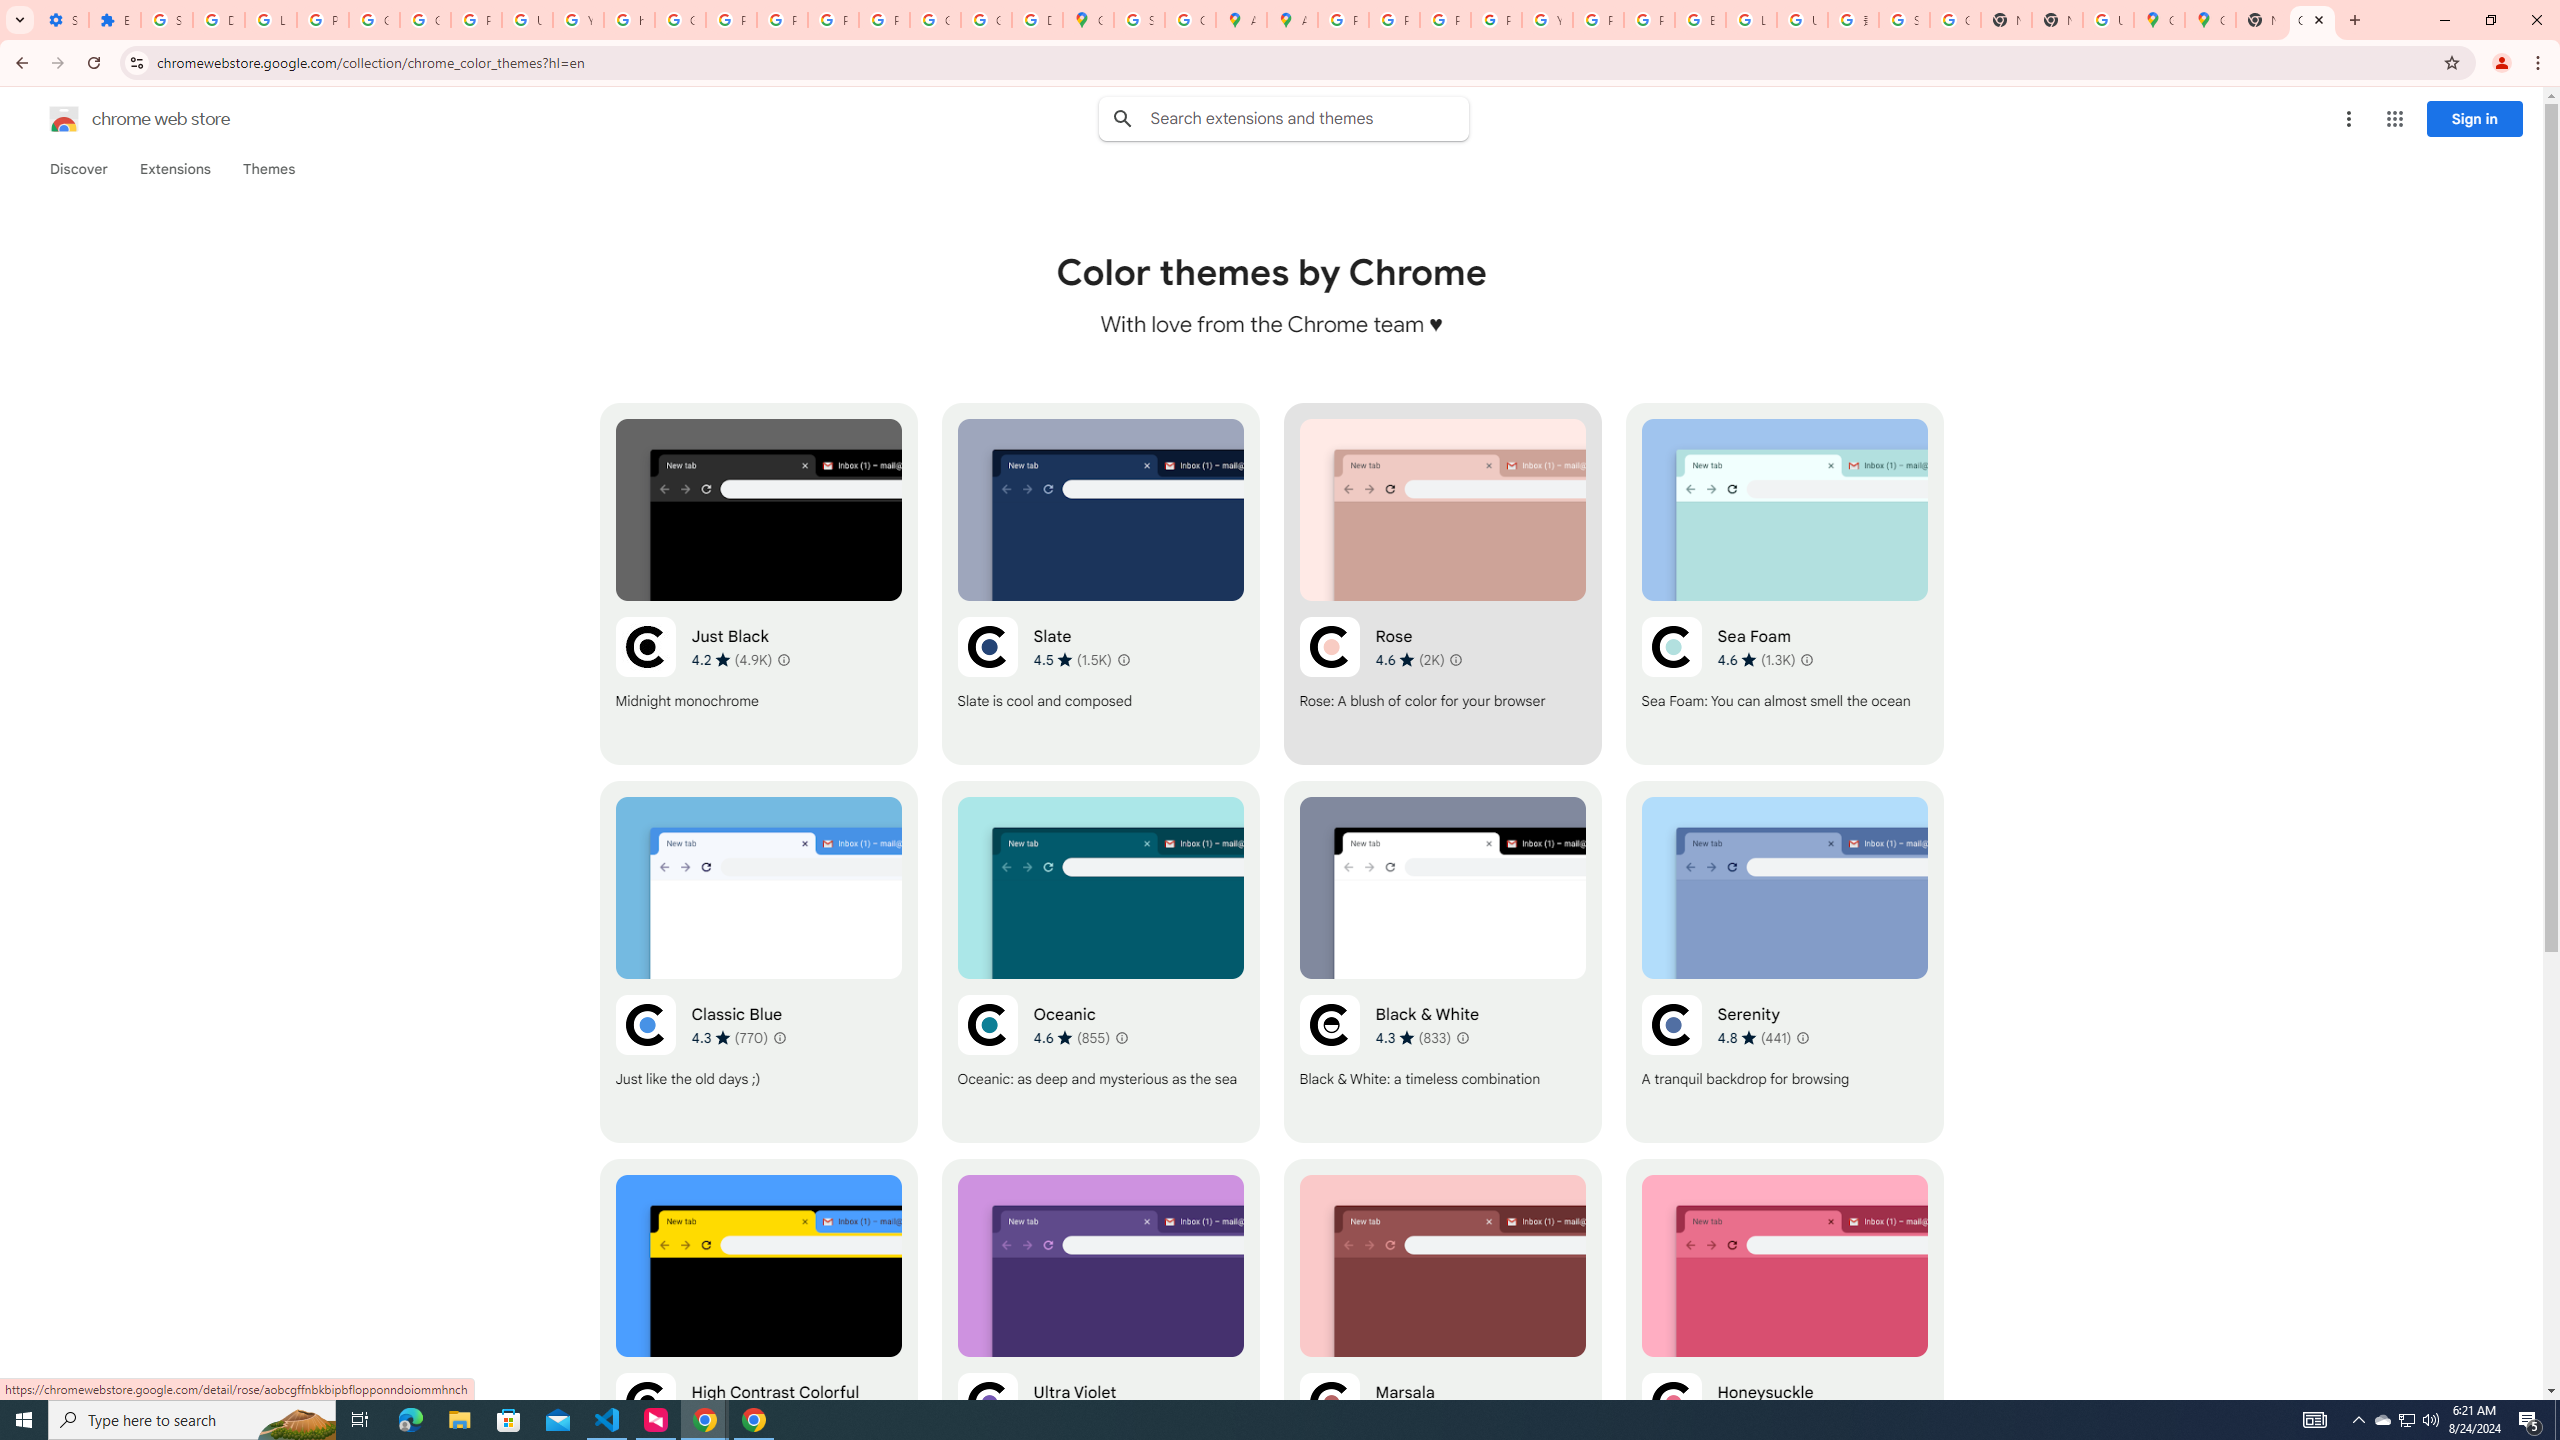 Image resolution: width=2560 pixels, height=1440 pixels. Describe the element at coordinates (2107, 19) in the screenshot. I see `'Use Google Maps in Space - Google Maps Help'` at that location.